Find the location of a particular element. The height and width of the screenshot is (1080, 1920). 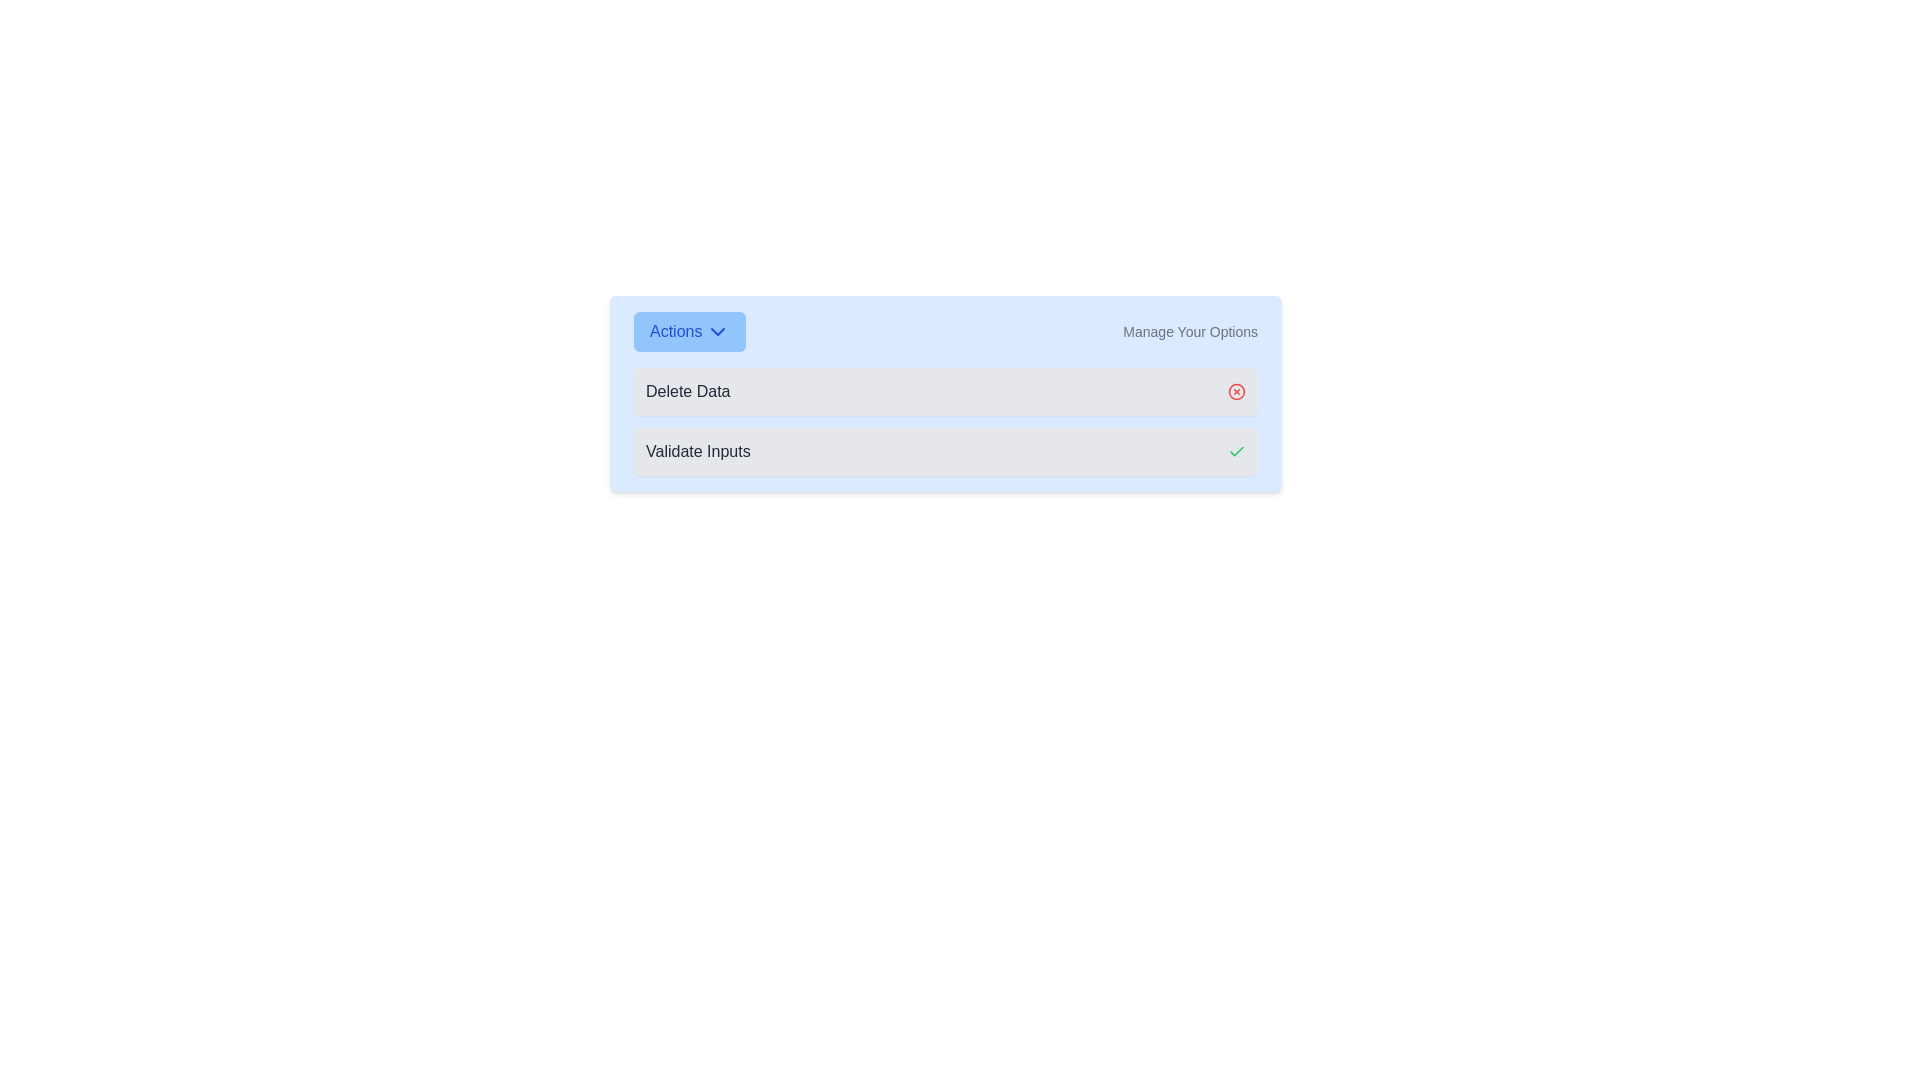

the 'Manage Your Options' label, which is a small gray text label located on the right-hand side of a toolbar-like section, following a chevron icon is located at coordinates (1190, 330).